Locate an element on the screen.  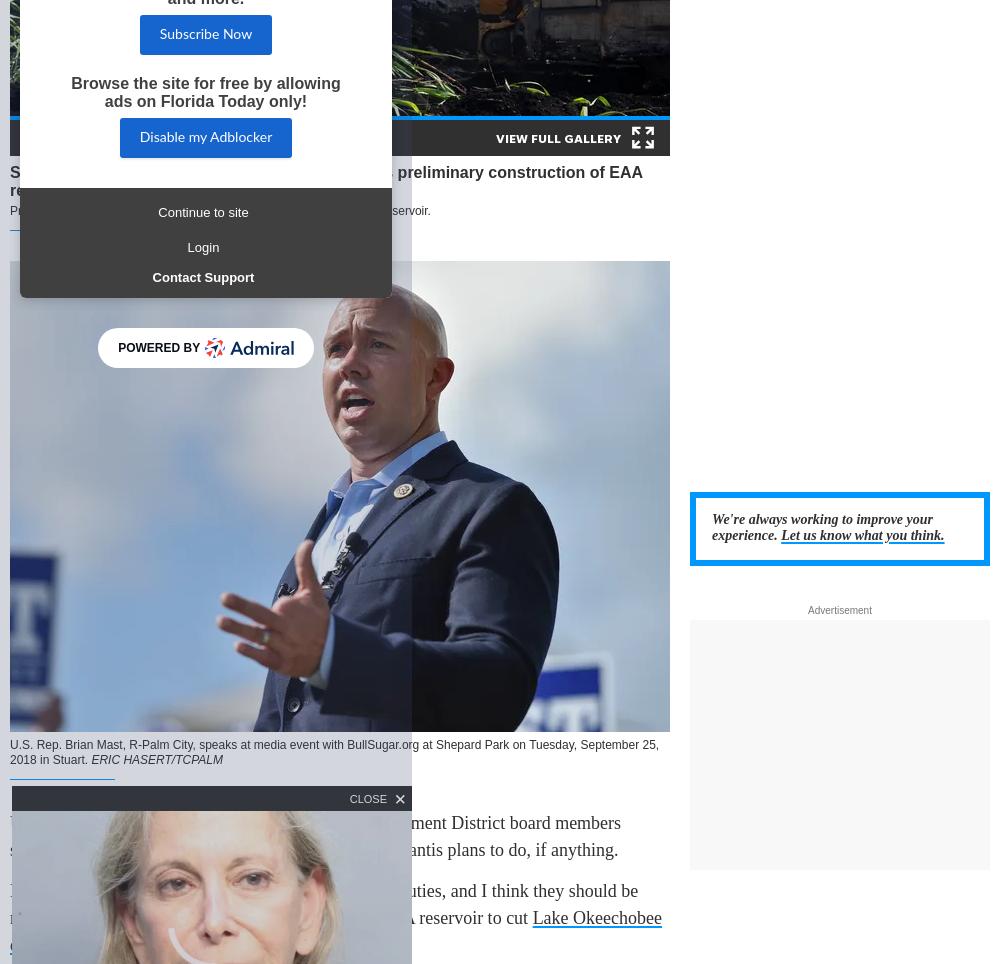
'Subscribe Now' is located at coordinates (159, 33).